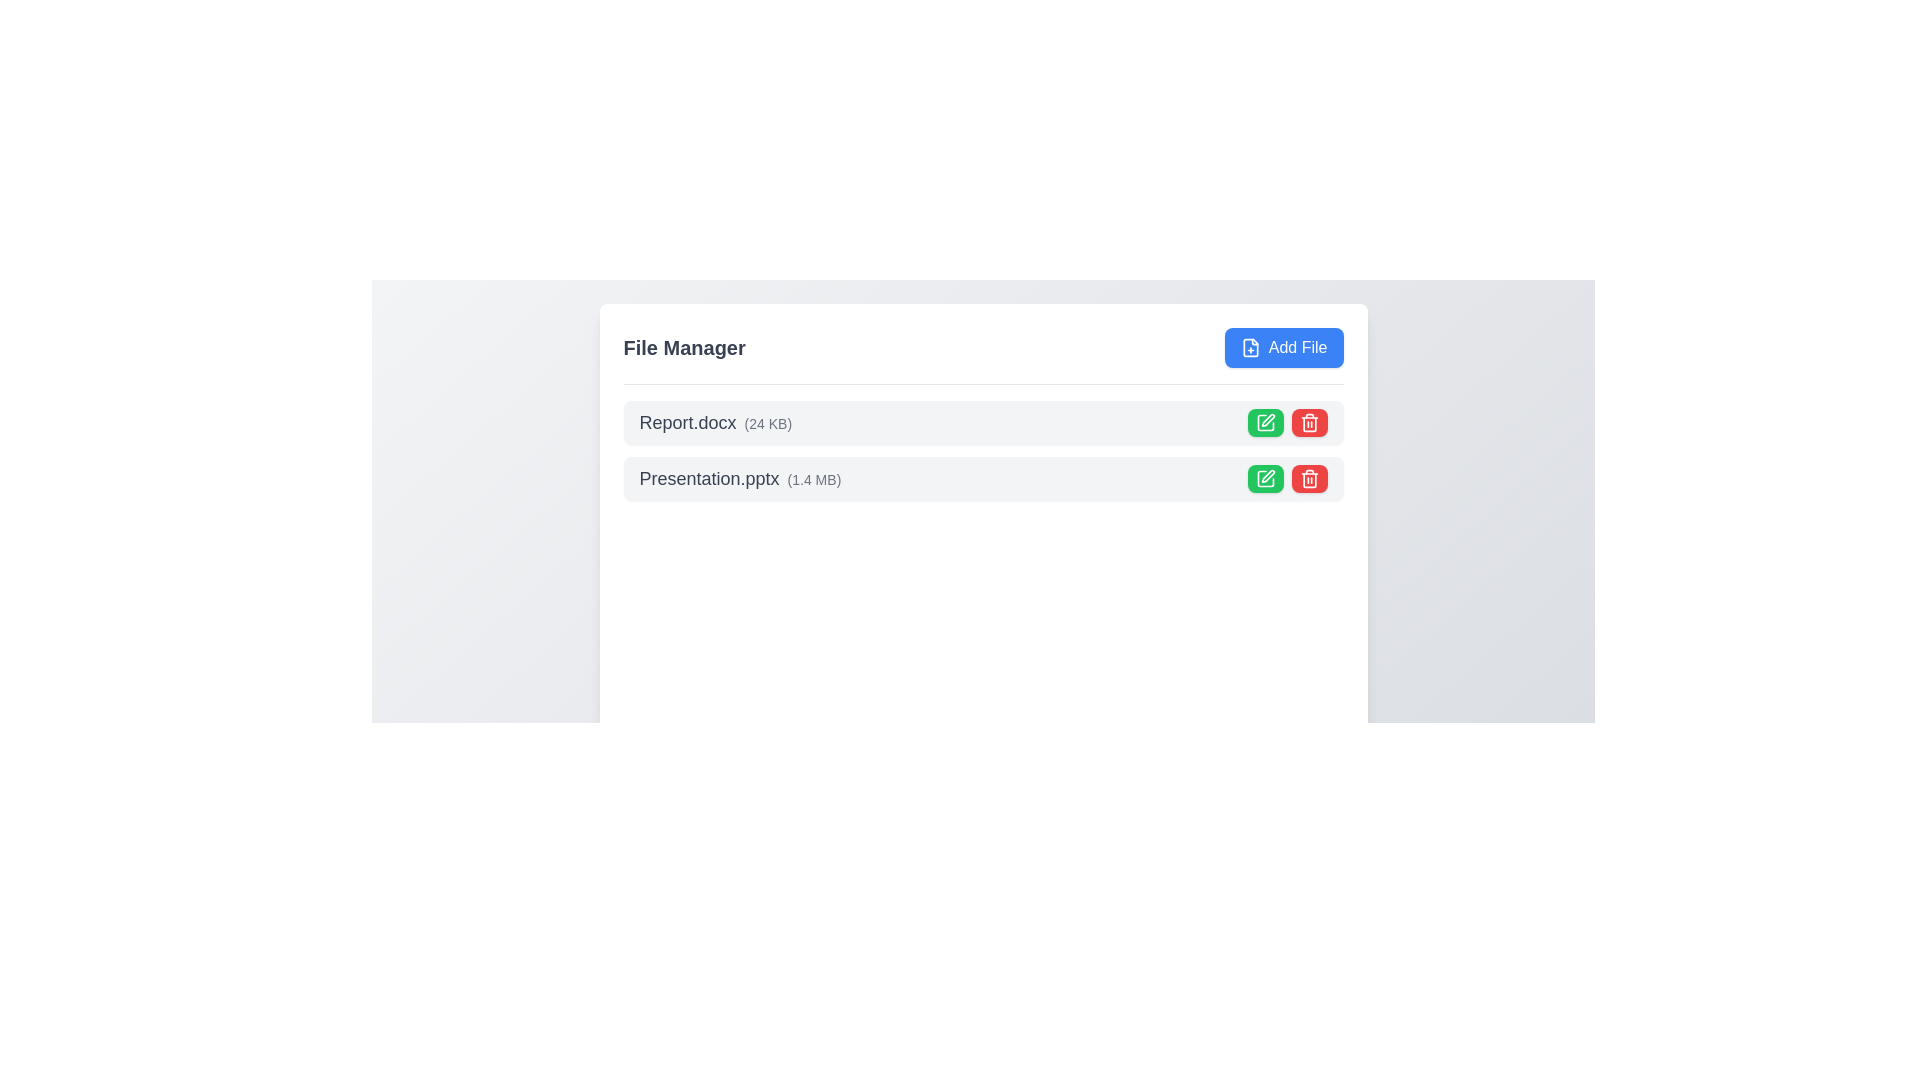 This screenshot has height=1080, width=1920. What do you see at coordinates (687, 422) in the screenshot?
I see `the static text label that acts as the title or name of a file, located in the first row of a list, to the left of '(24 KB)' and above 'Presentation.pptx'` at bounding box center [687, 422].